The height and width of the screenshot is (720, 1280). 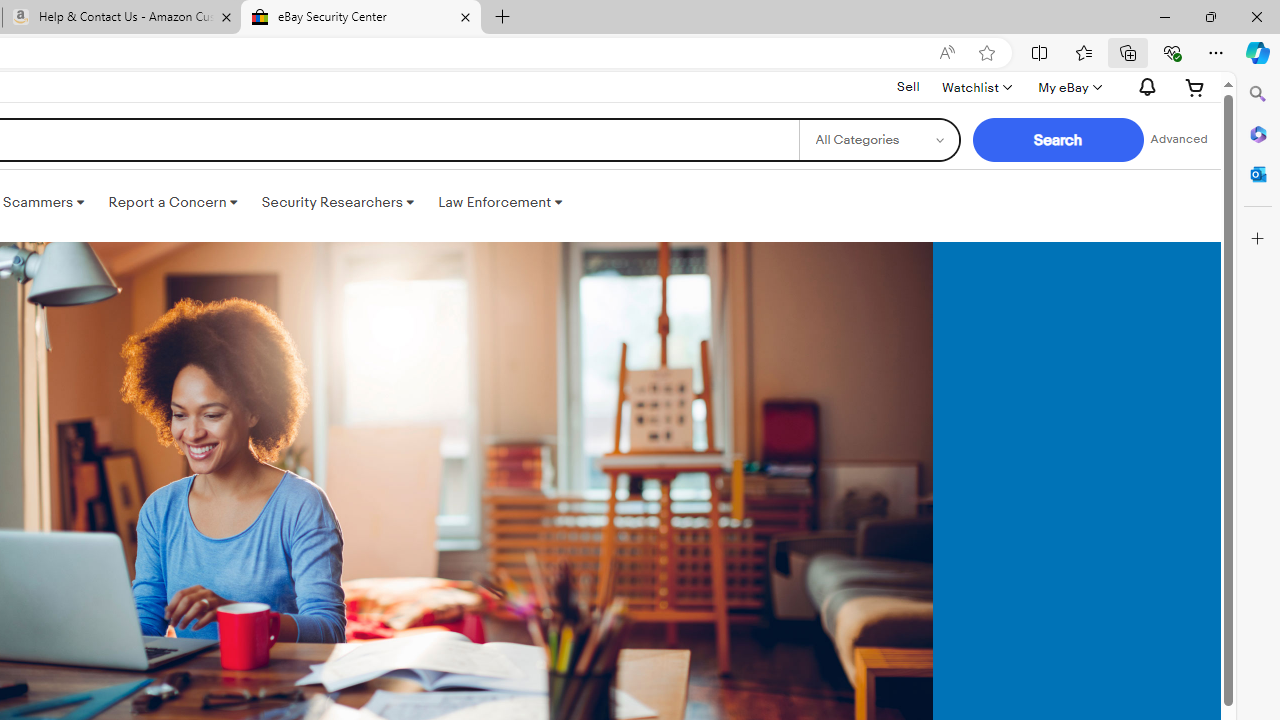 What do you see at coordinates (1195, 86) in the screenshot?
I see `'Expand Cart'` at bounding box center [1195, 86].